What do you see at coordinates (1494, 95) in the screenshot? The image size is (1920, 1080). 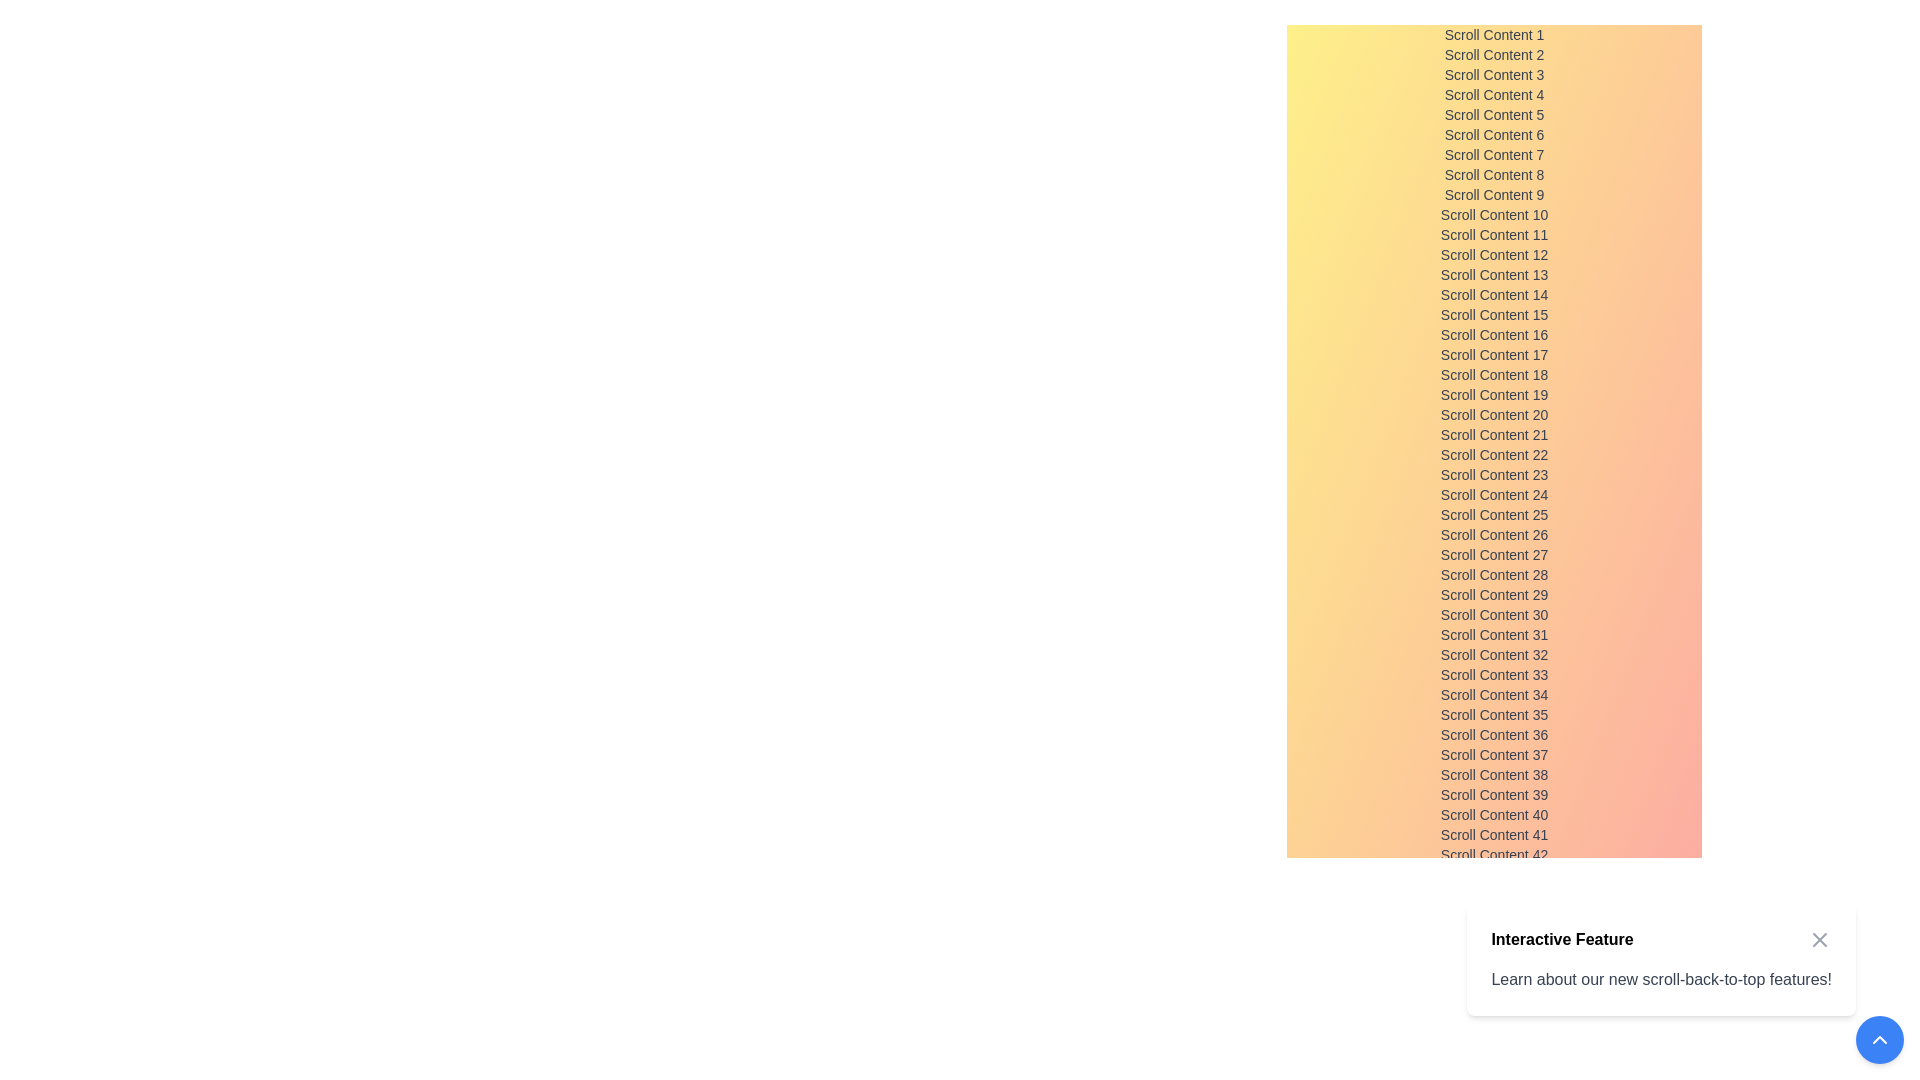 I see `text displayed in the fourth text label of a vertical list, located in the right section of the interface` at bounding box center [1494, 95].